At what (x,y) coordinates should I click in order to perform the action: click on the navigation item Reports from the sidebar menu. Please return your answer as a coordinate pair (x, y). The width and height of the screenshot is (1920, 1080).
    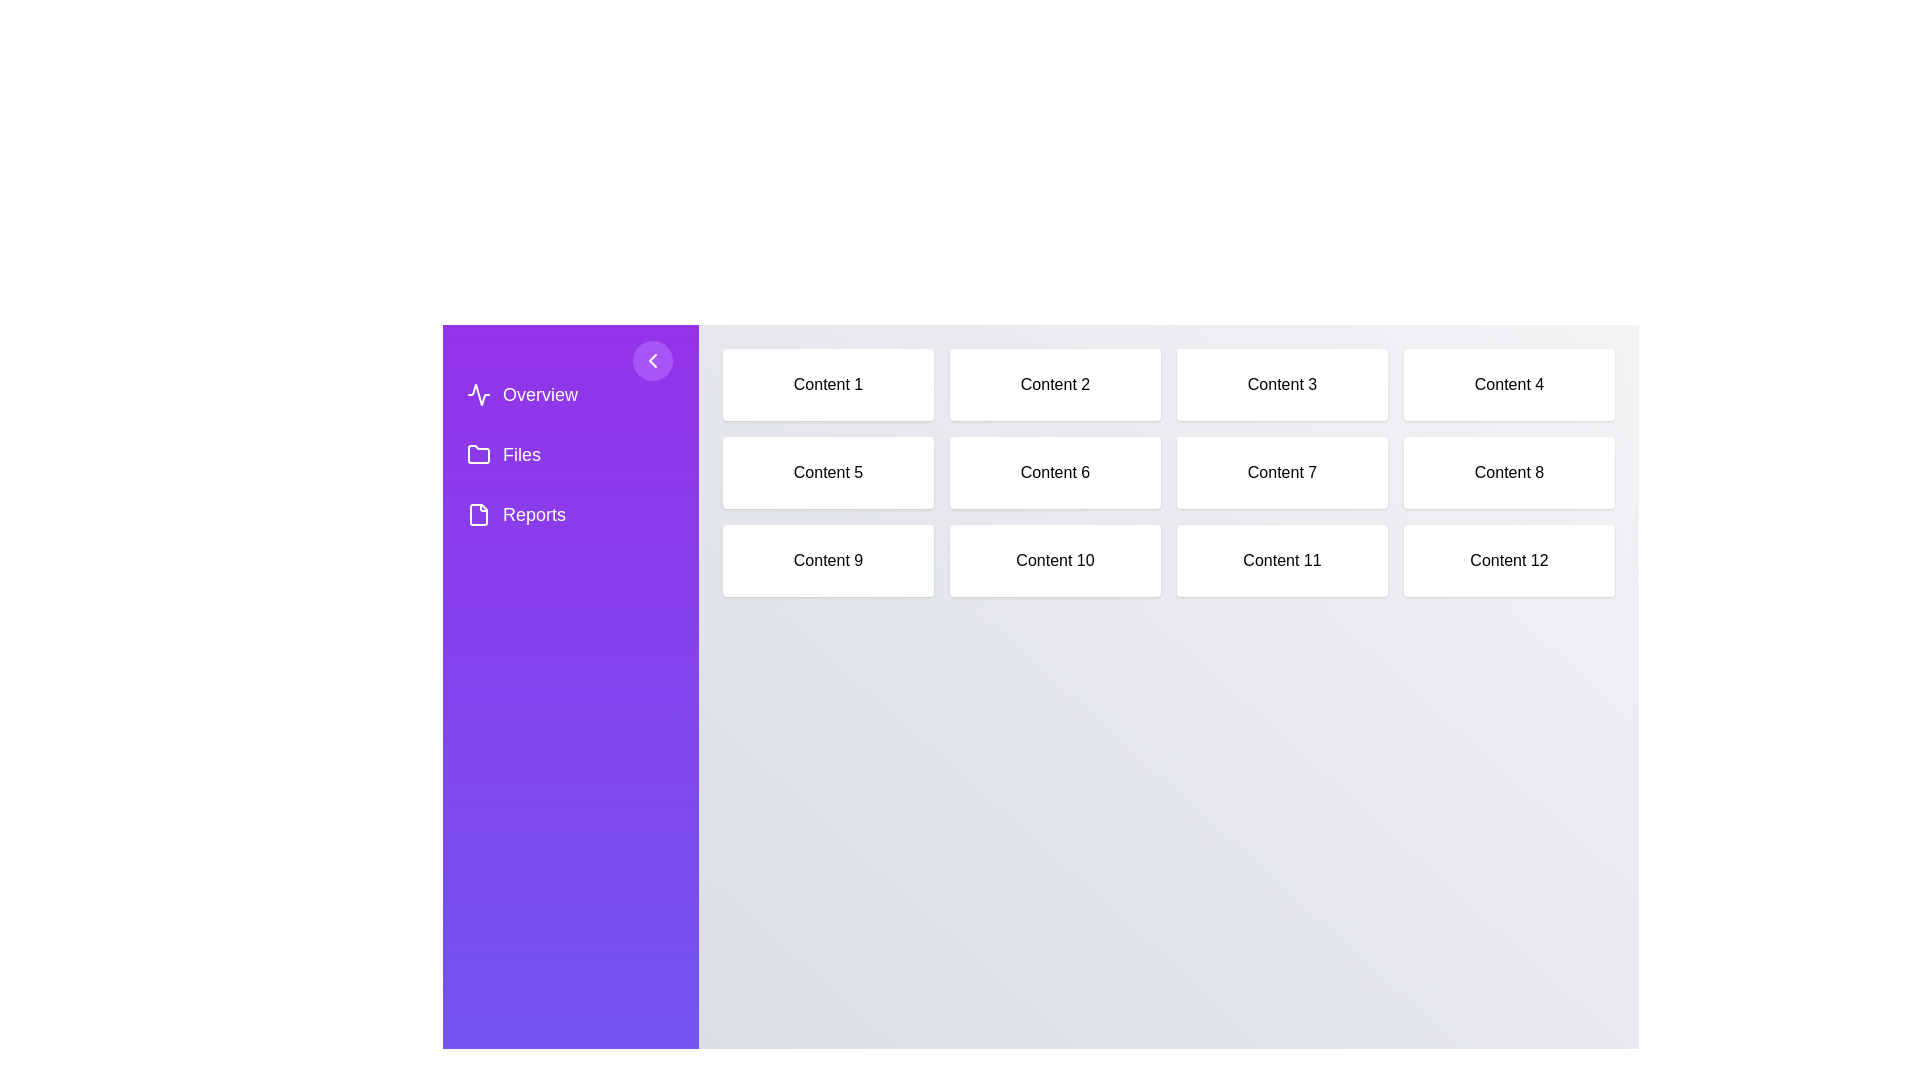
    Looking at the image, I should click on (570, 514).